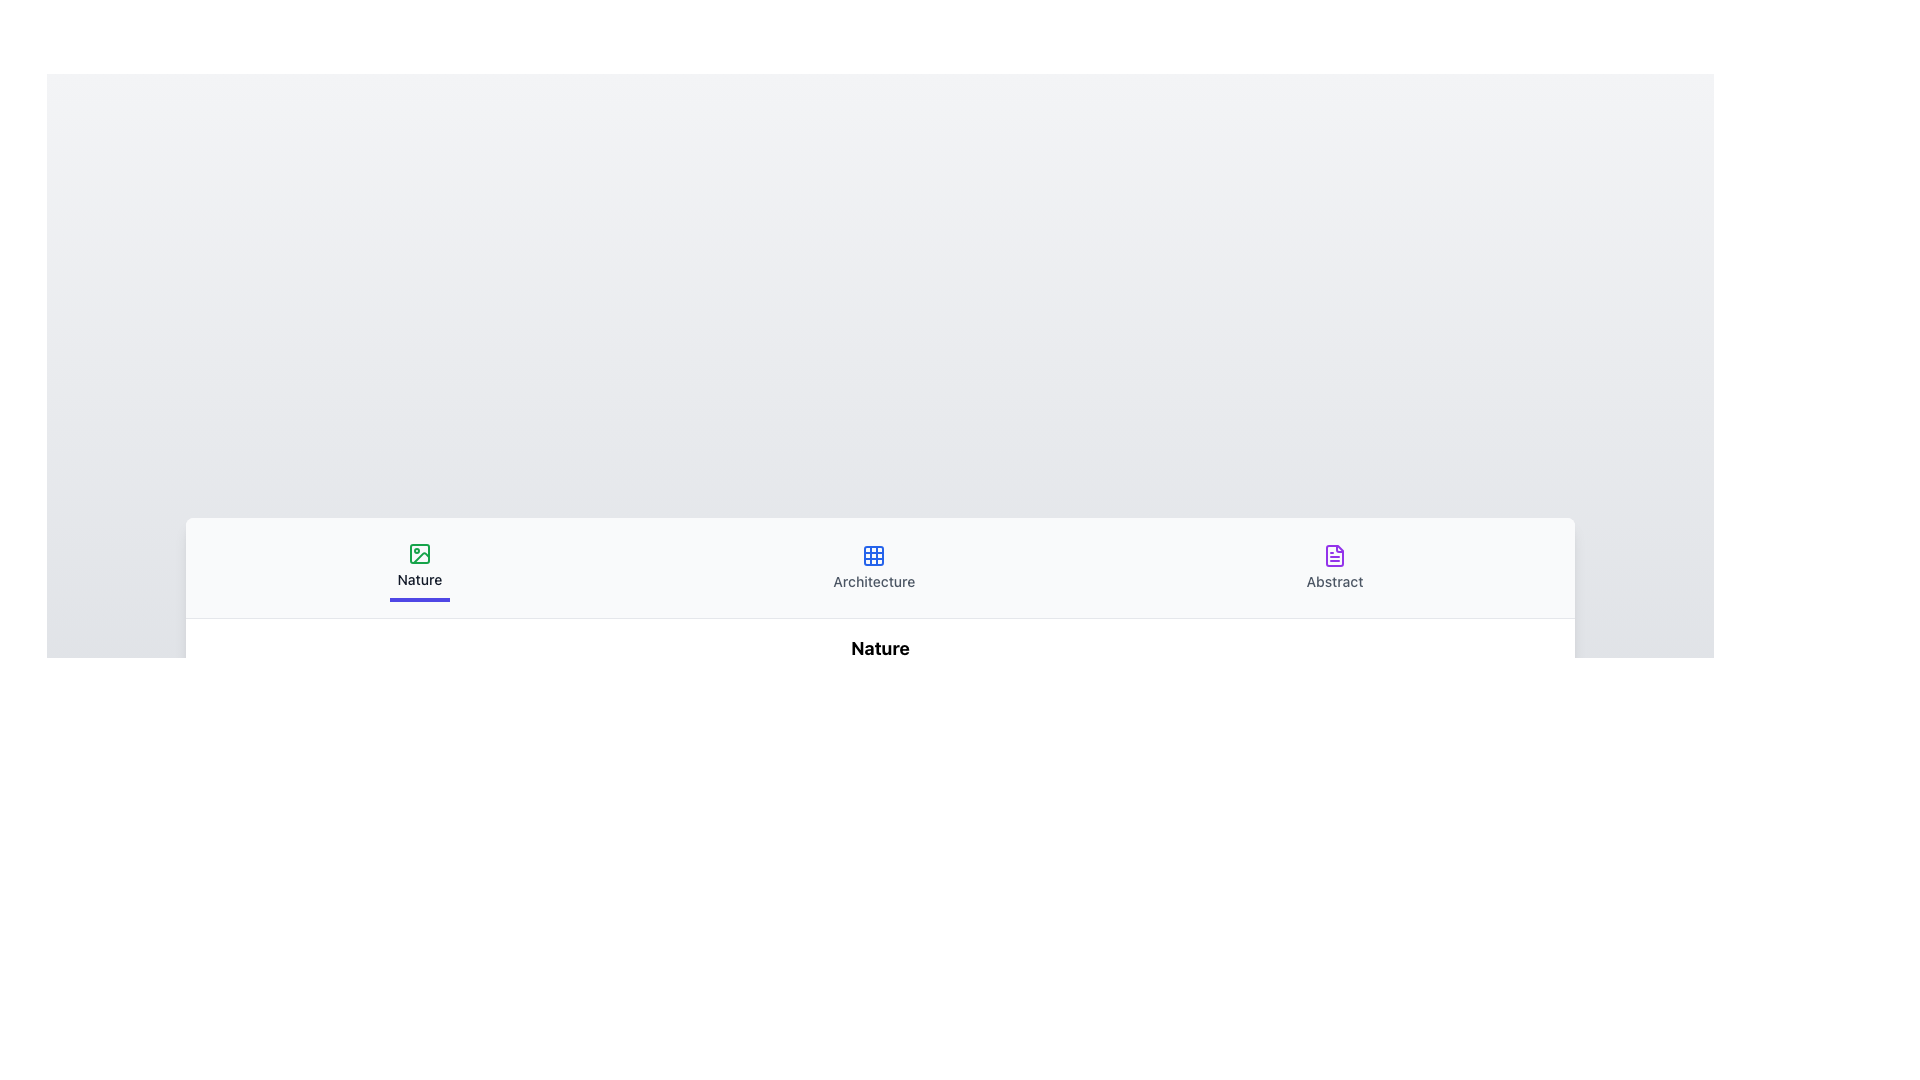 This screenshot has height=1080, width=1920. Describe the element at coordinates (874, 555) in the screenshot. I see `the blue grid icon representing the navigation option` at that location.